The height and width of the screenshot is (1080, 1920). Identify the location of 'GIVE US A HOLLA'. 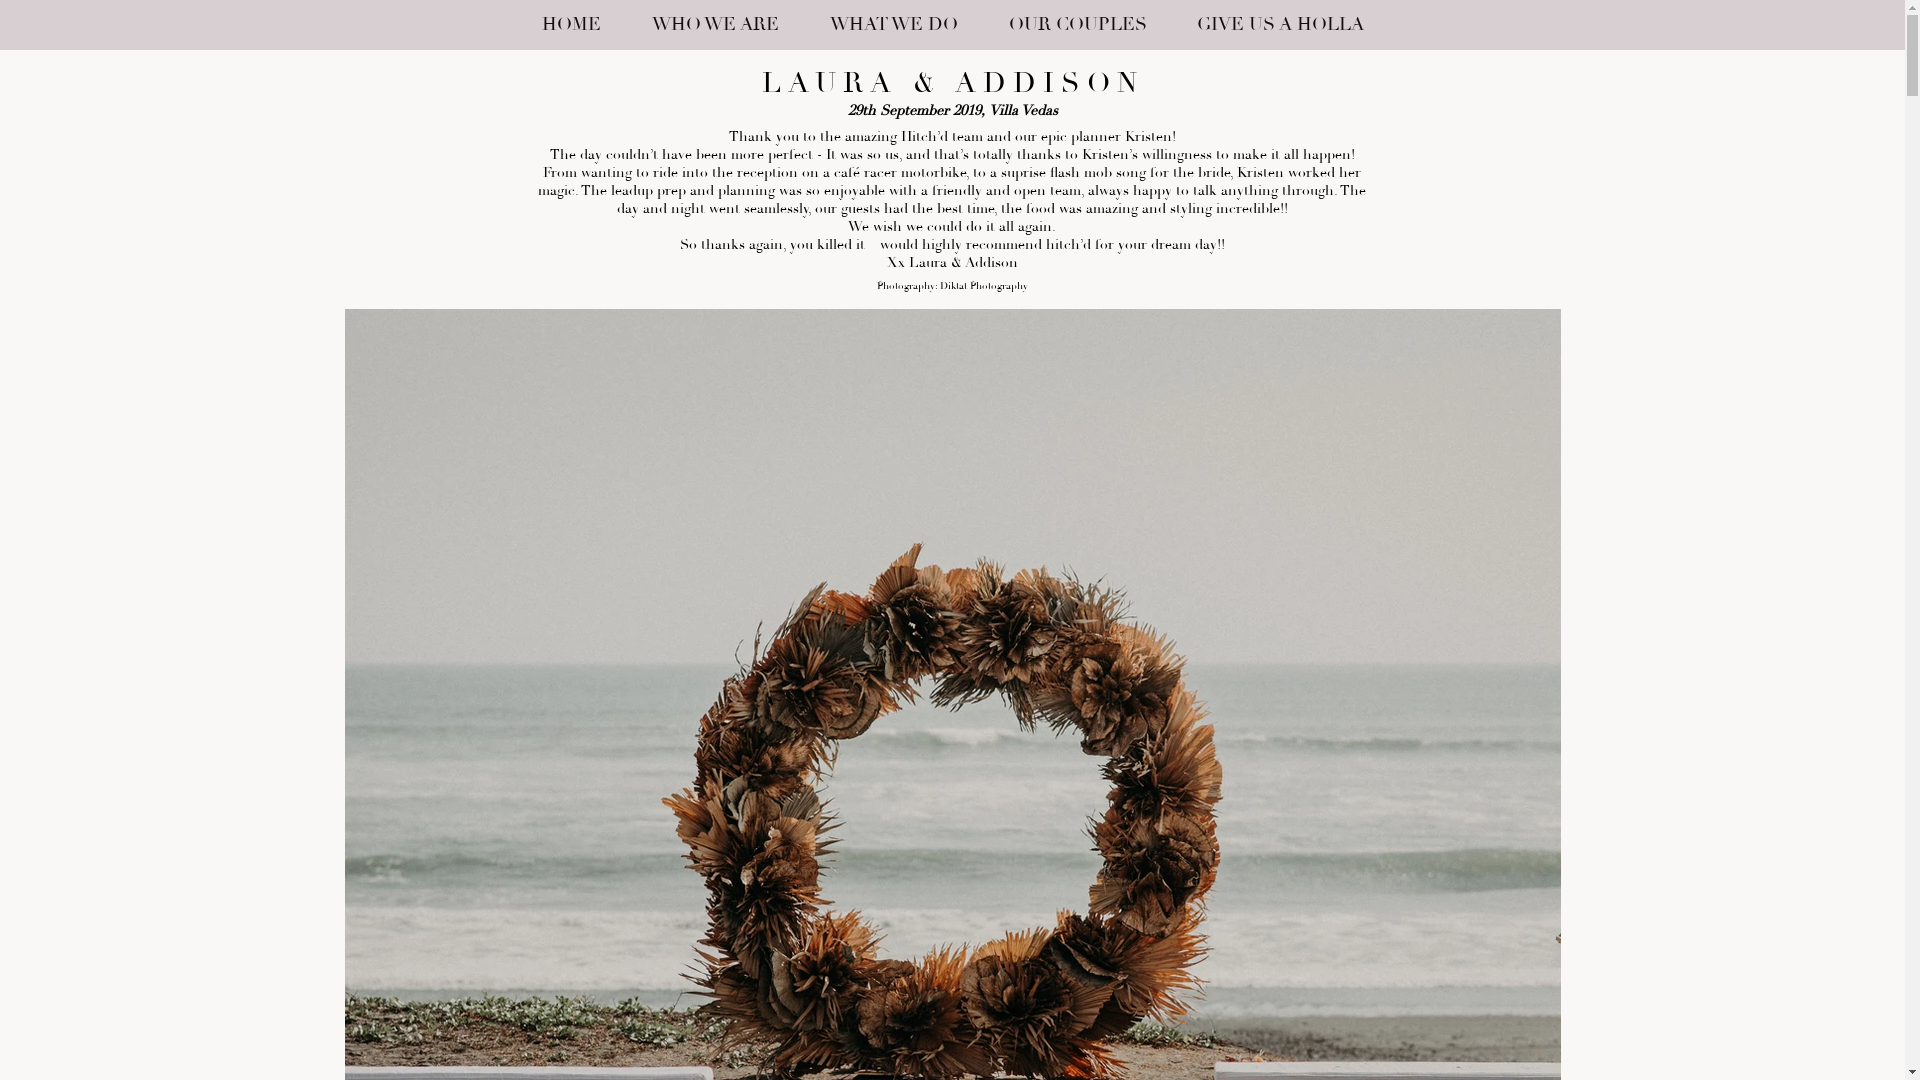
(1280, 24).